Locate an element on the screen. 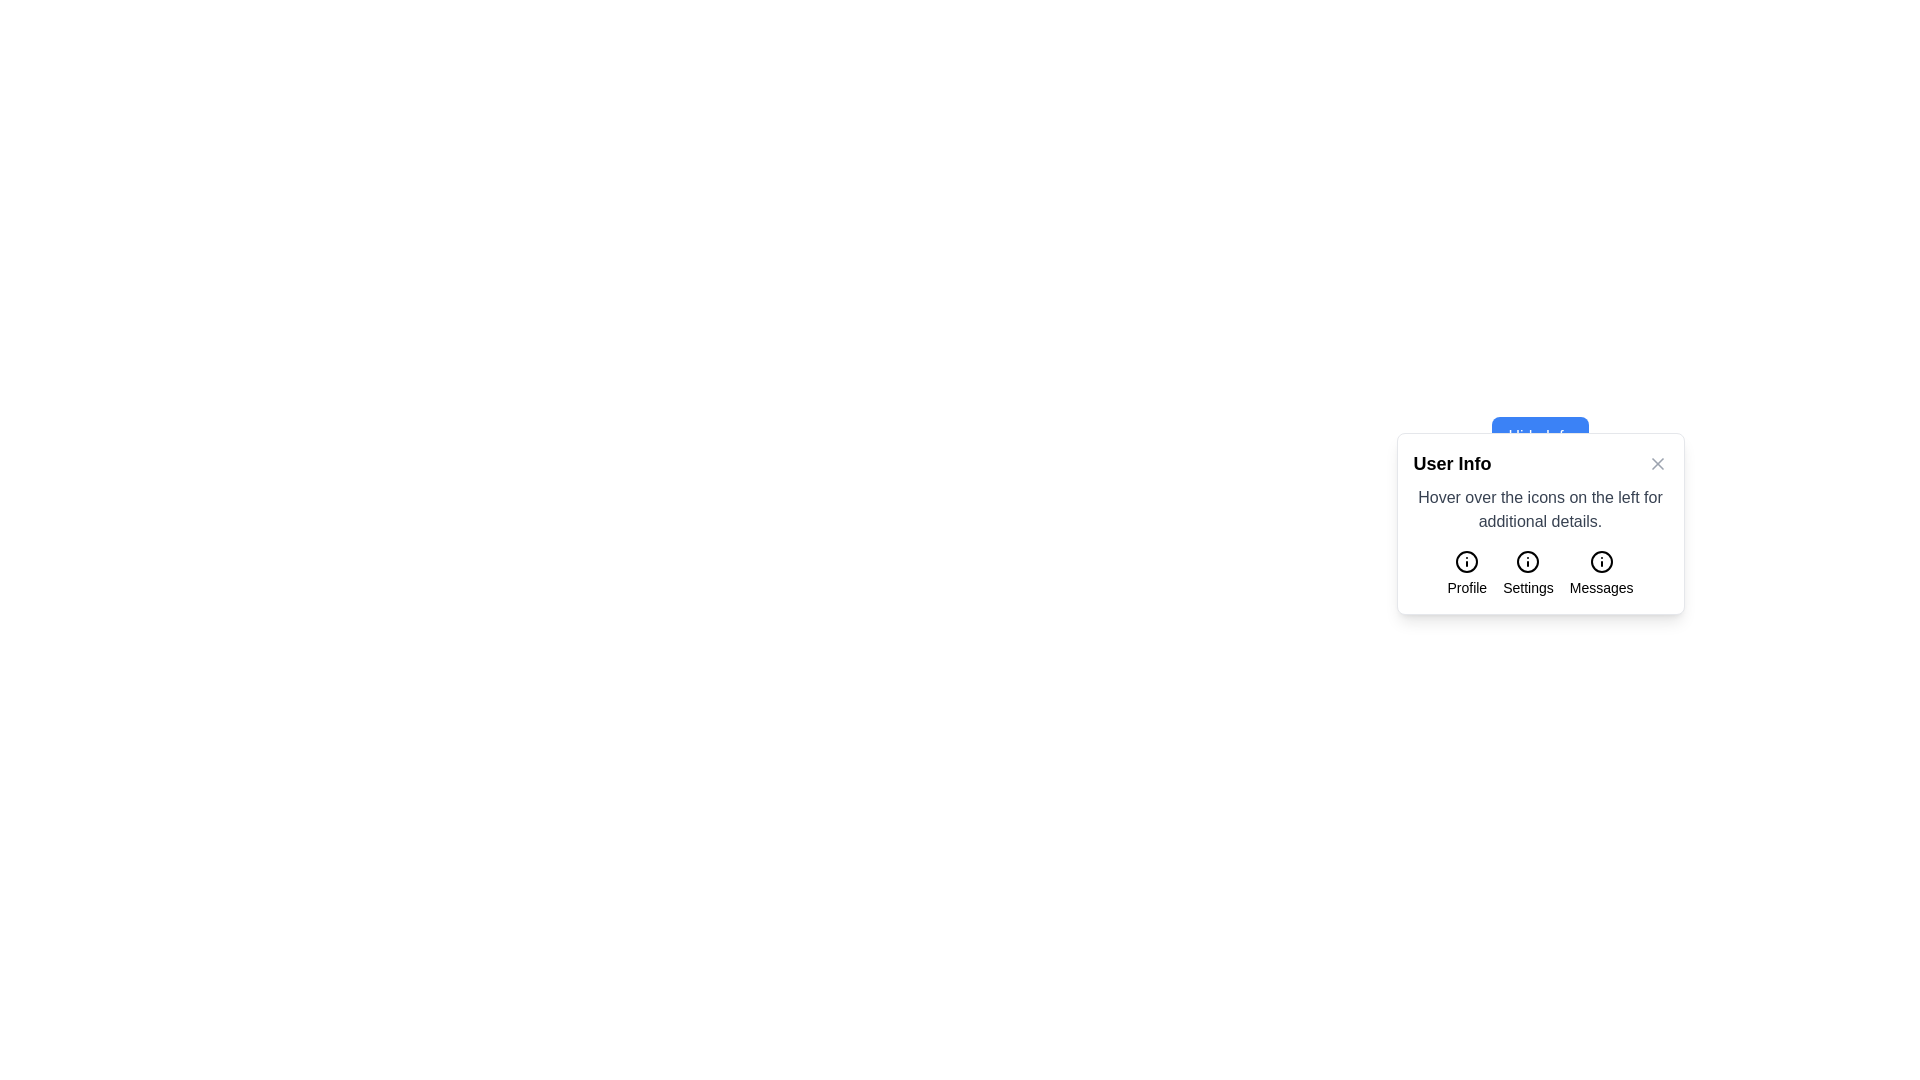 The width and height of the screenshot is (1920, 1080). the information icon styled with black strokes, located centrally under the 'Settings' label in the user info modal is located at coordinates (1527, 562).